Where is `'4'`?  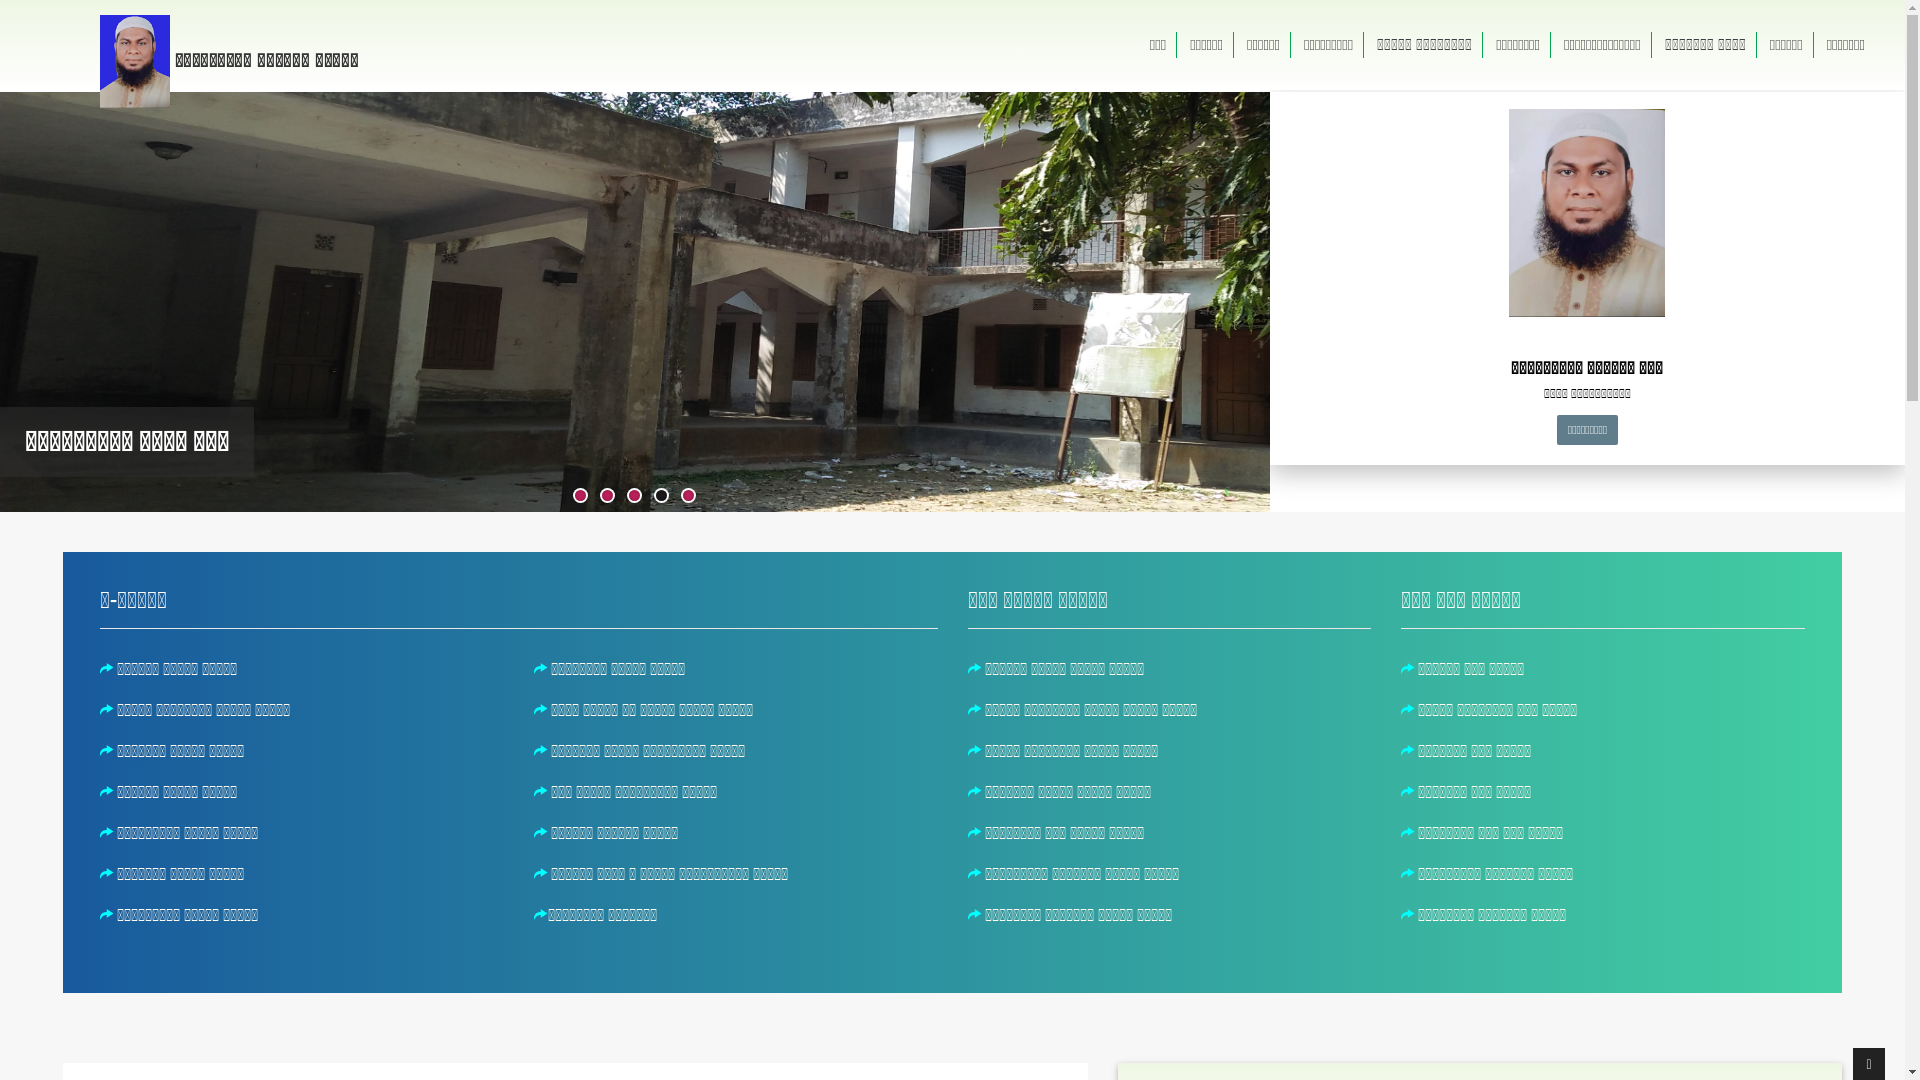 '4' is located at coordinates (661, 495).